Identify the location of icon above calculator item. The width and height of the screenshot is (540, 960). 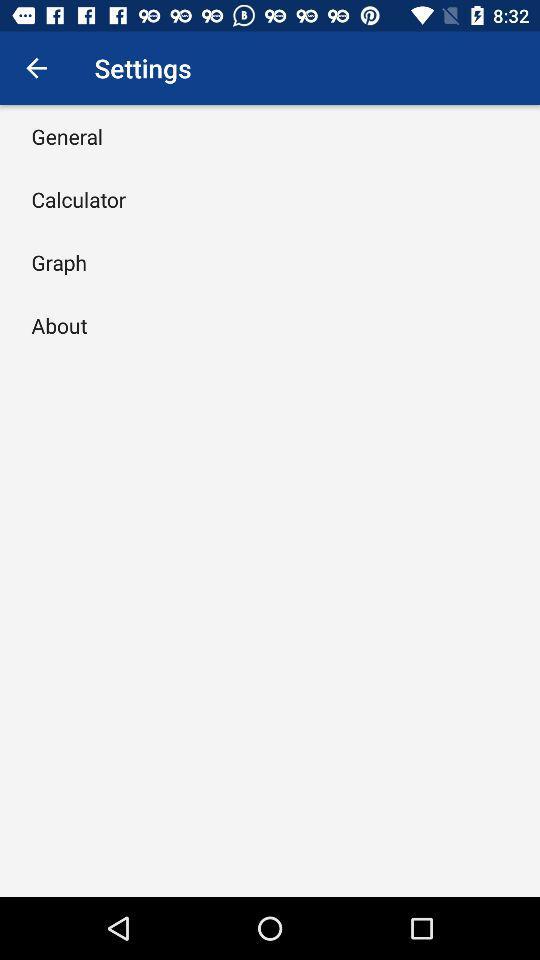
(67, 135).